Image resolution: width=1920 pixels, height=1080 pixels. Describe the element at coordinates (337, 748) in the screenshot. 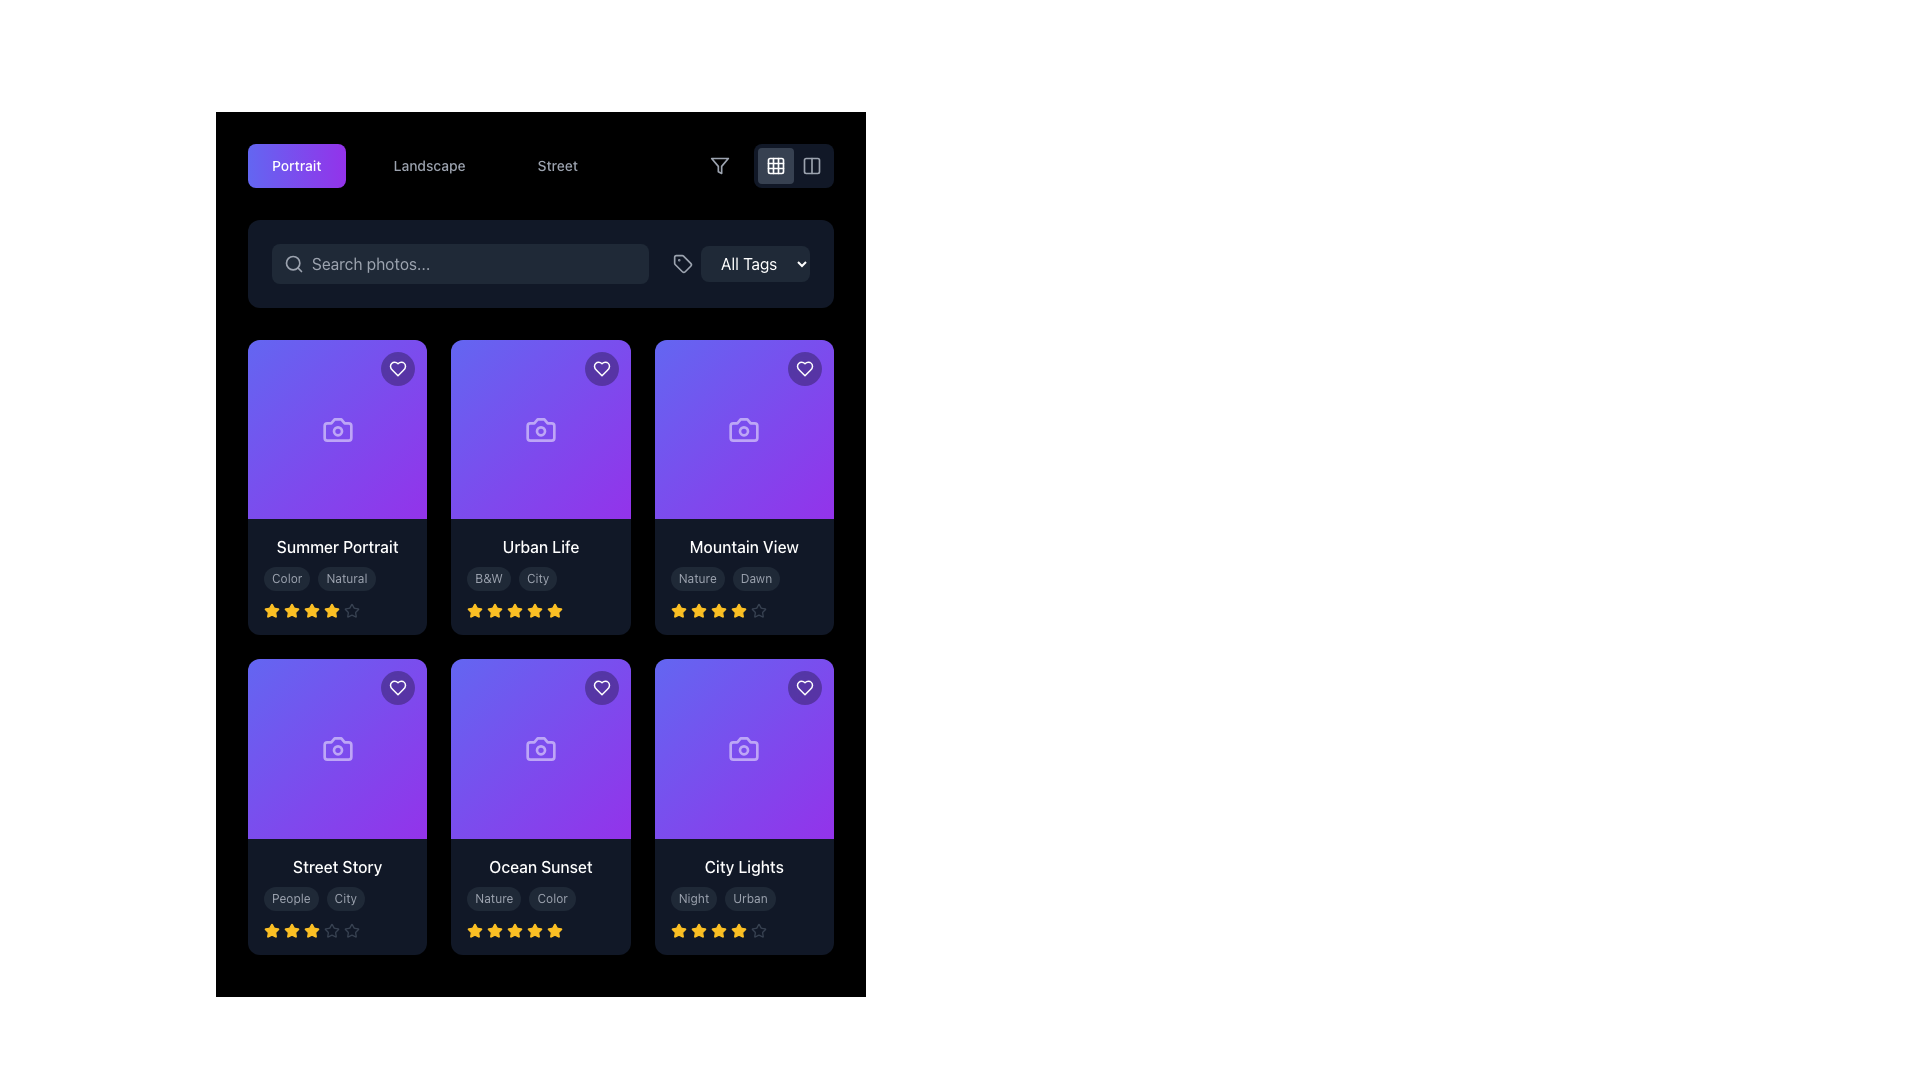

I see `the camera icon located in the center of the purple 'Street Story' card, which is the first card in the second row of the grid layout` at that location.